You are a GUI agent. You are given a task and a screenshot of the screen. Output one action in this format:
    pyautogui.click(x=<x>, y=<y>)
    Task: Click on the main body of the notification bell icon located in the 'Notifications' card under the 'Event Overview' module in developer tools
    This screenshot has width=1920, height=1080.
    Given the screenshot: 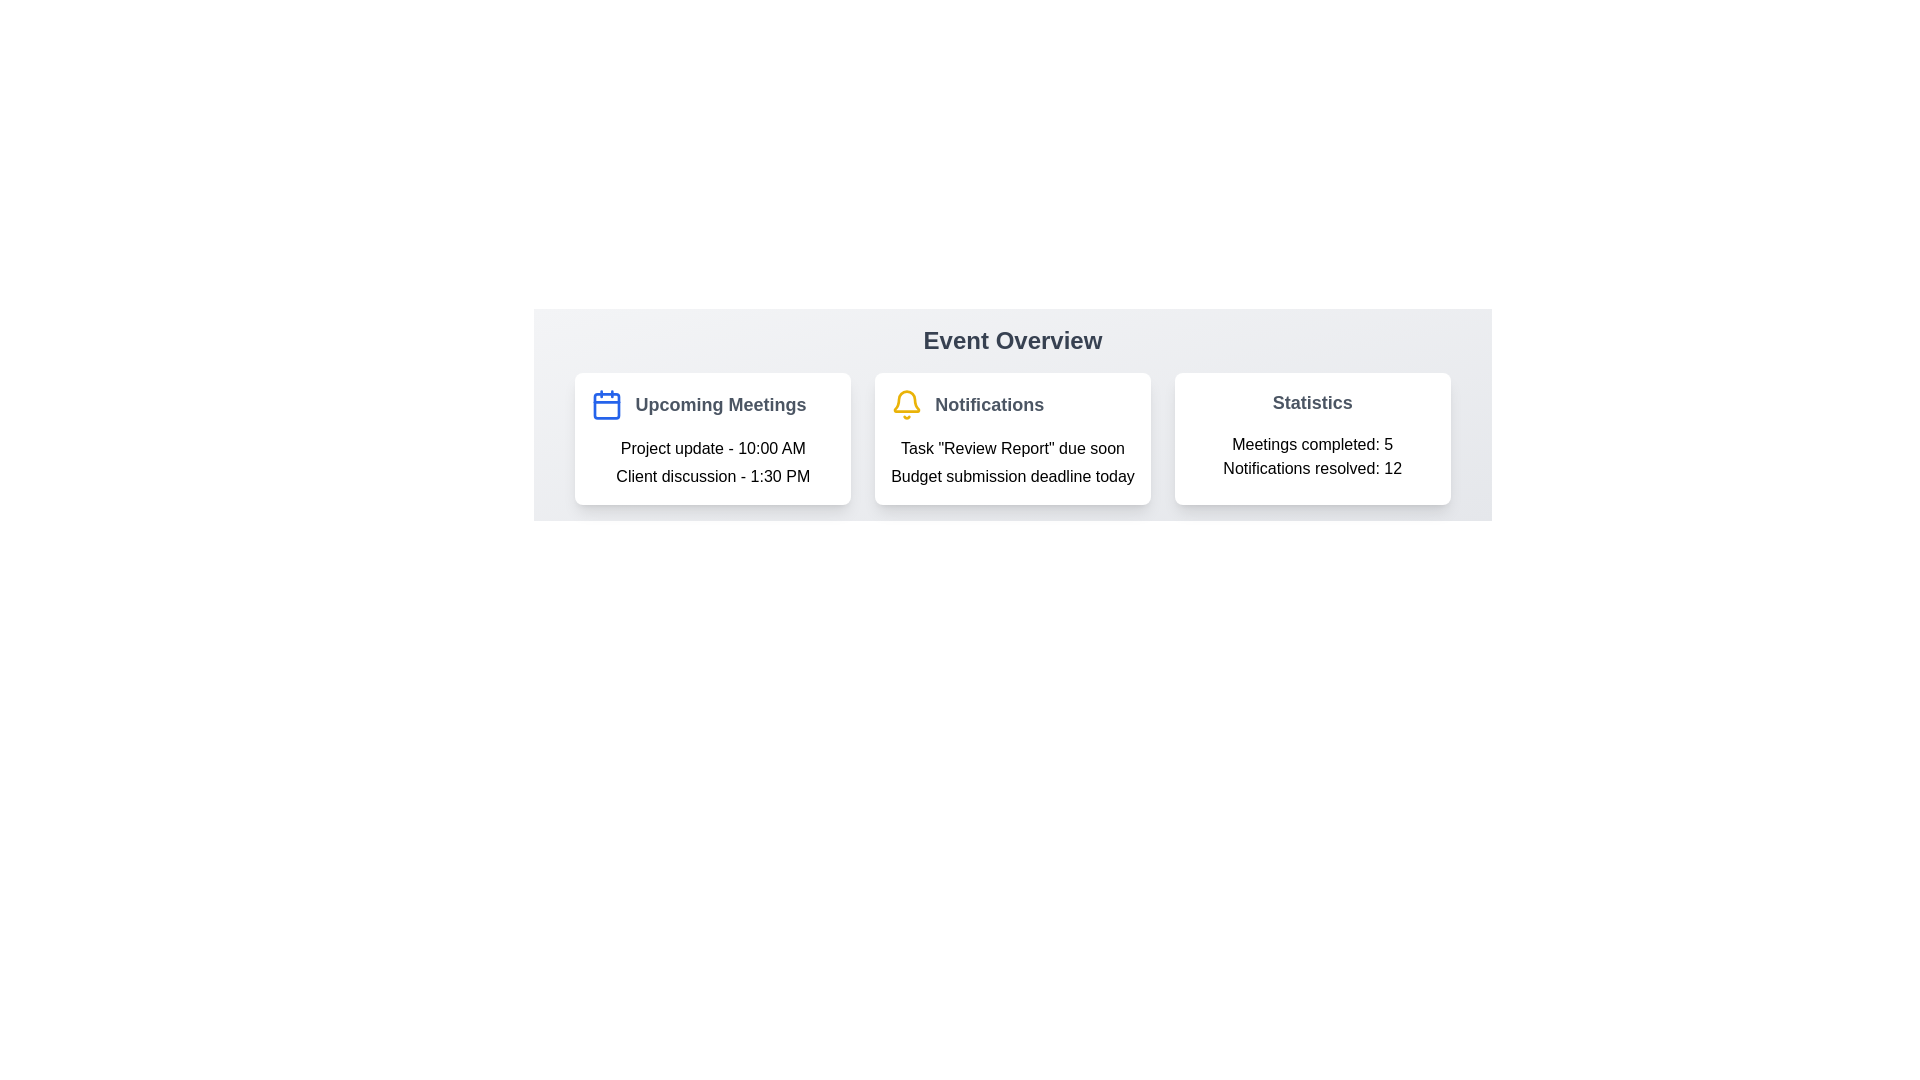 What is the action you would take?
    pyautogui.click(x=906, y=401)
    